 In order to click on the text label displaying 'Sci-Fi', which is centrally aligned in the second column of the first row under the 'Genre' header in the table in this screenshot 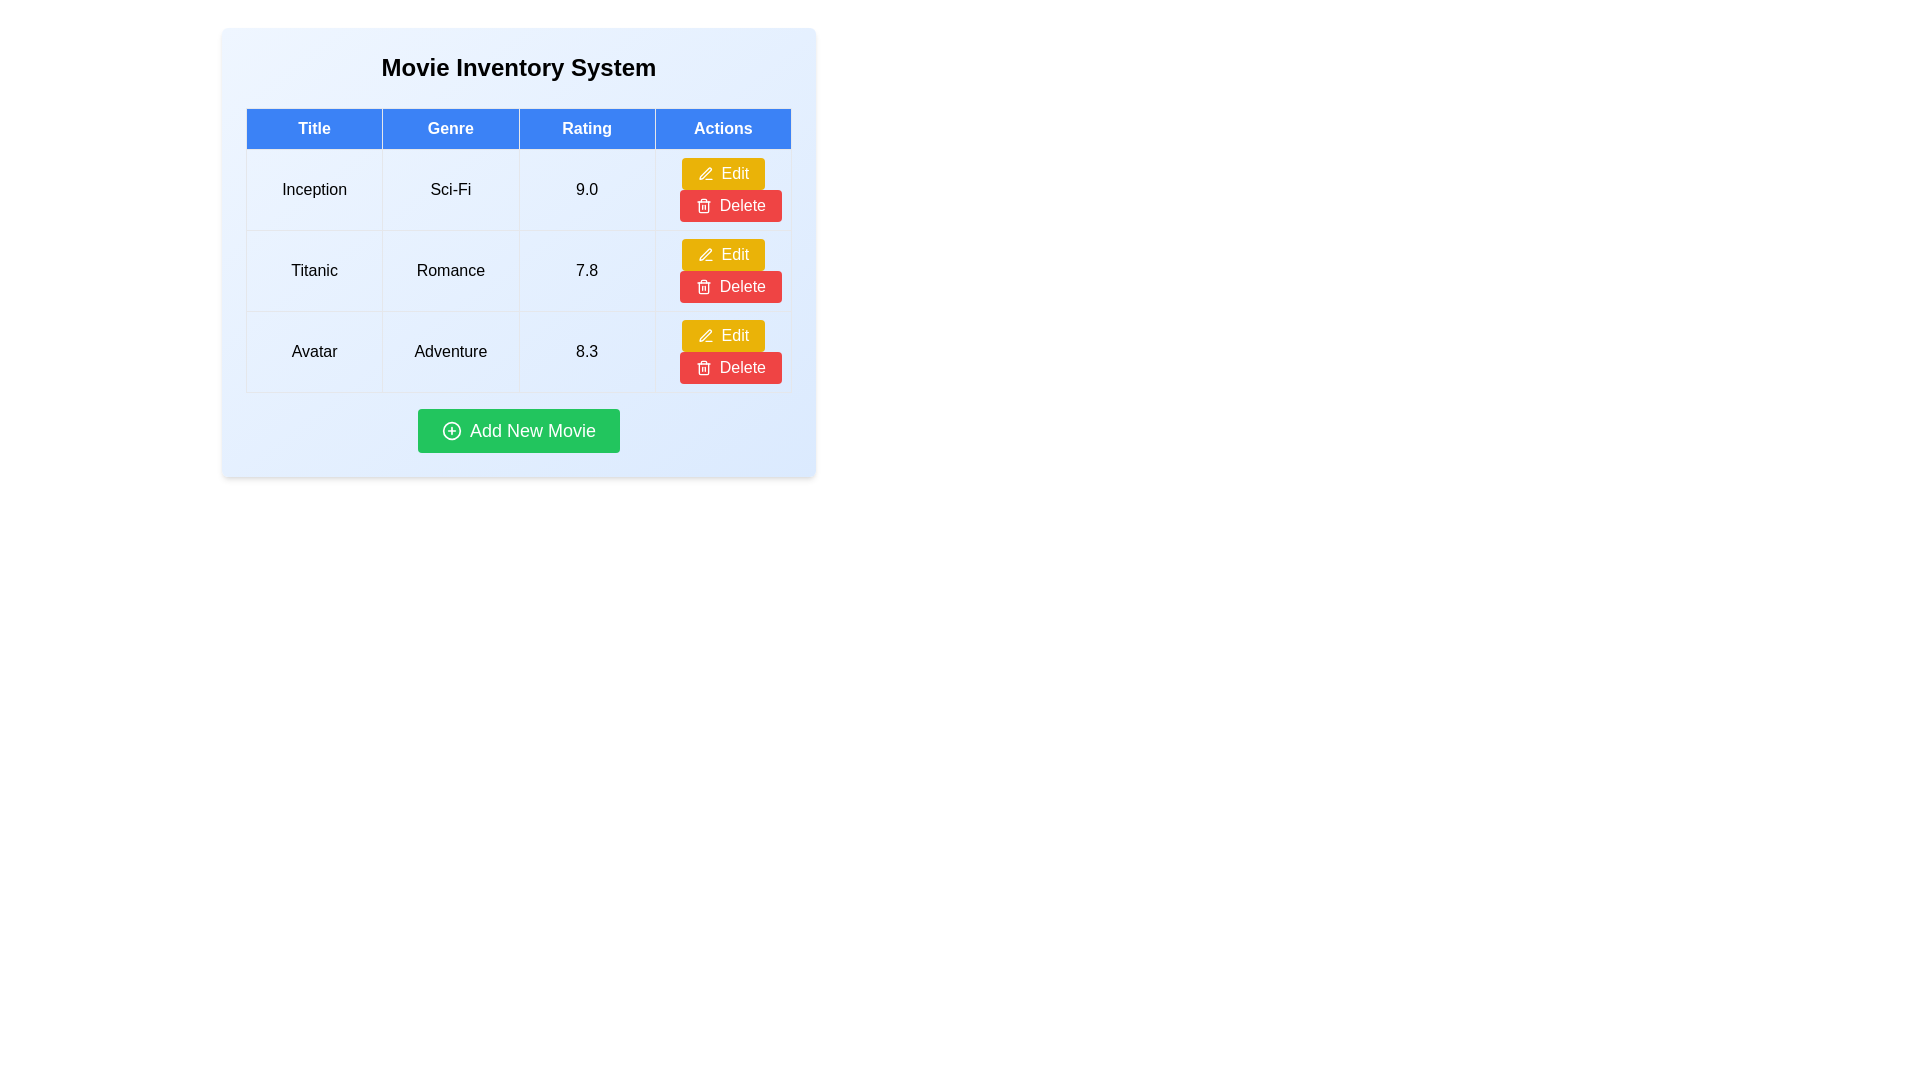, I will do `click(449, 189)`.